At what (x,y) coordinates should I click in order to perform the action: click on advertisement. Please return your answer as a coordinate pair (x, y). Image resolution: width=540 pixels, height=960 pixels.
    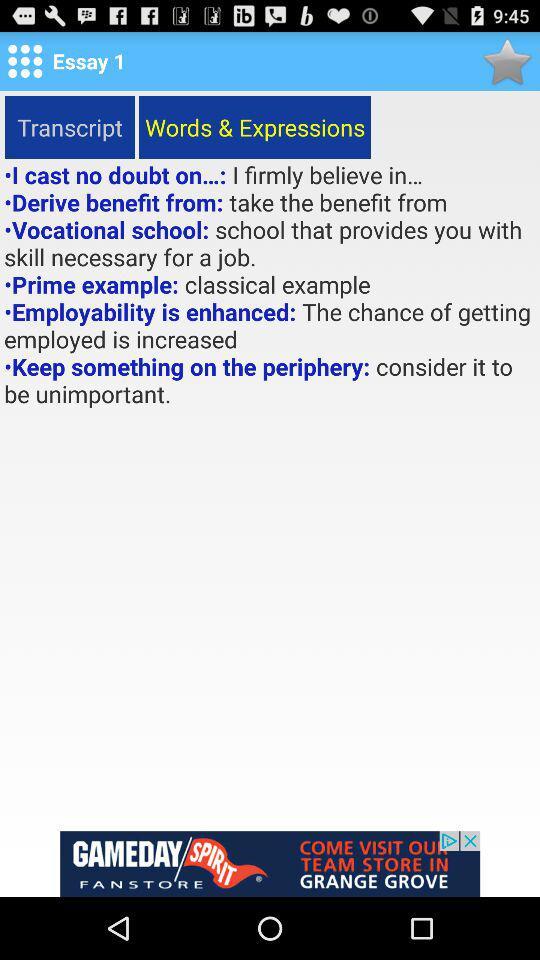
    Looking at the image, I should click on (270, 863).